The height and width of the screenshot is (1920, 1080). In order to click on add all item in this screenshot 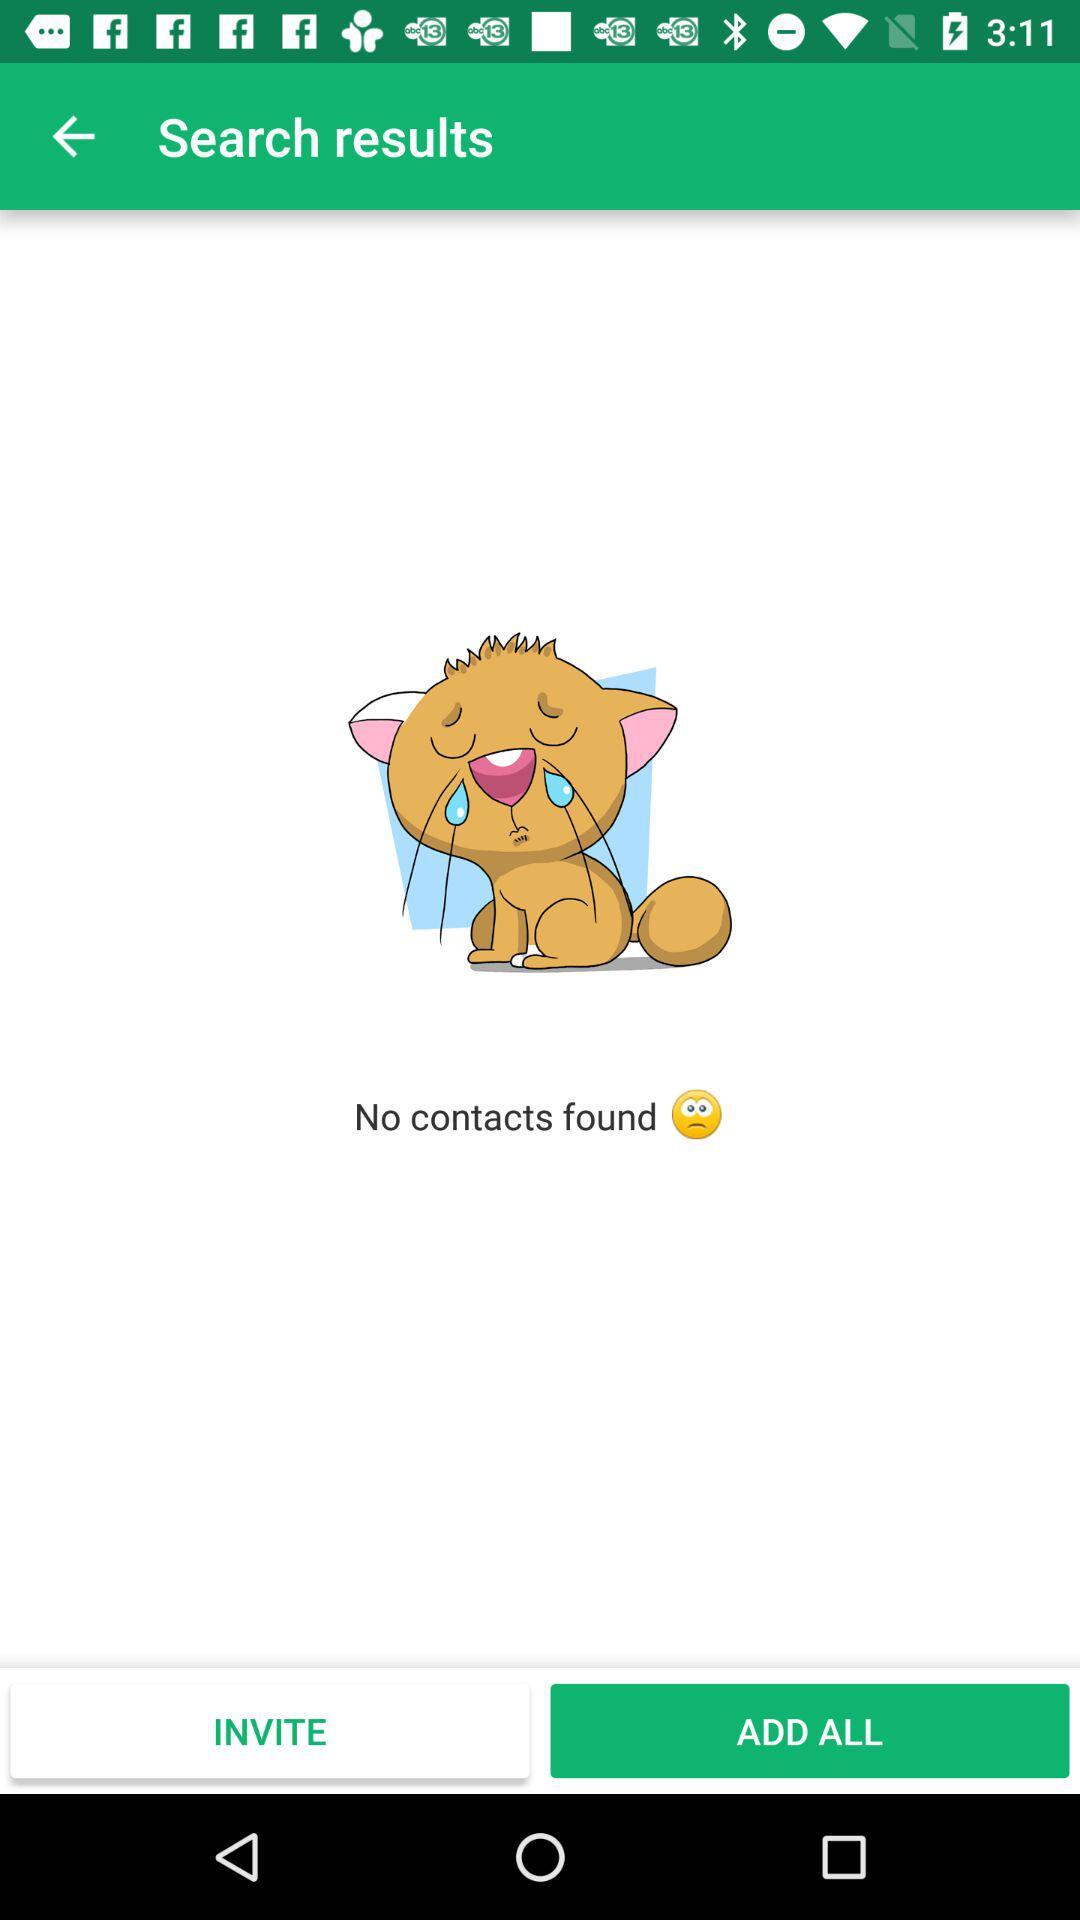, I will do `click(810, 1730)`.